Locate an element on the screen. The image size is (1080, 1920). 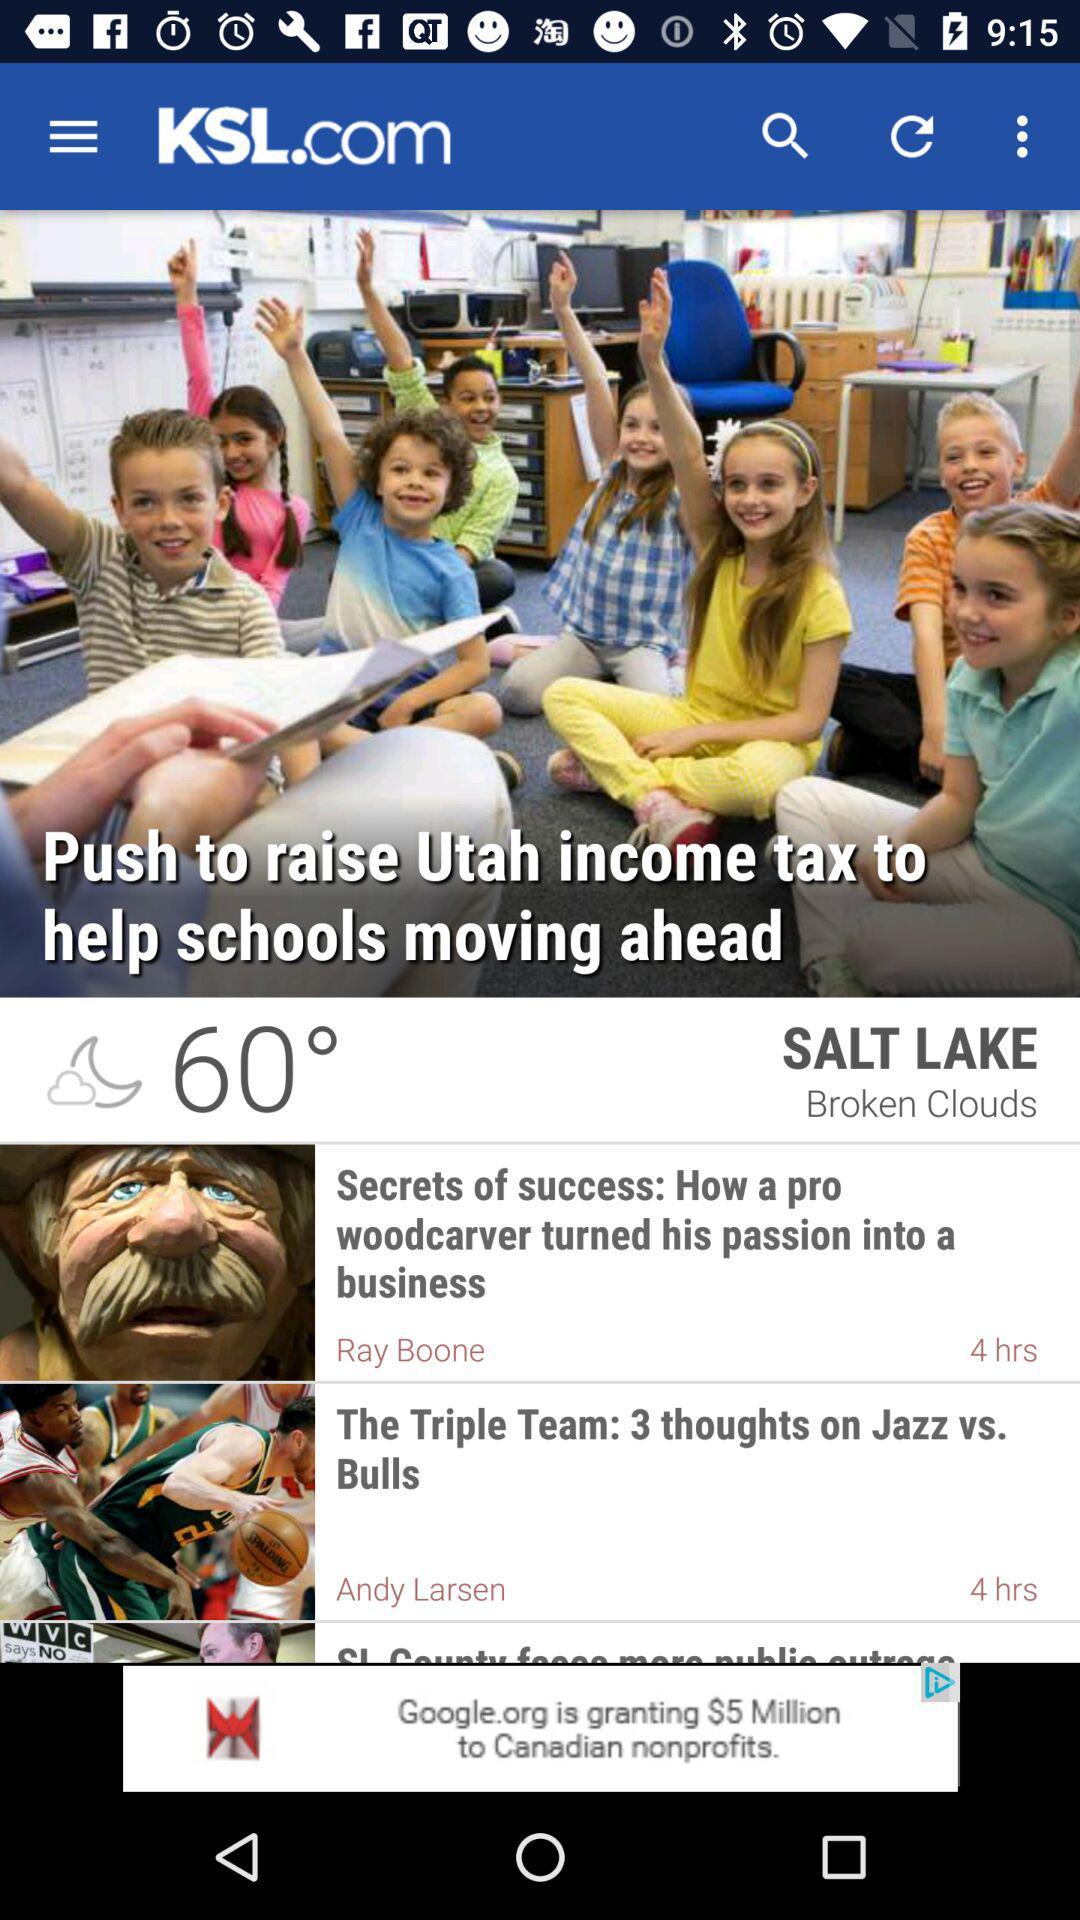
advertisement is located at coordinates (540, 1727).